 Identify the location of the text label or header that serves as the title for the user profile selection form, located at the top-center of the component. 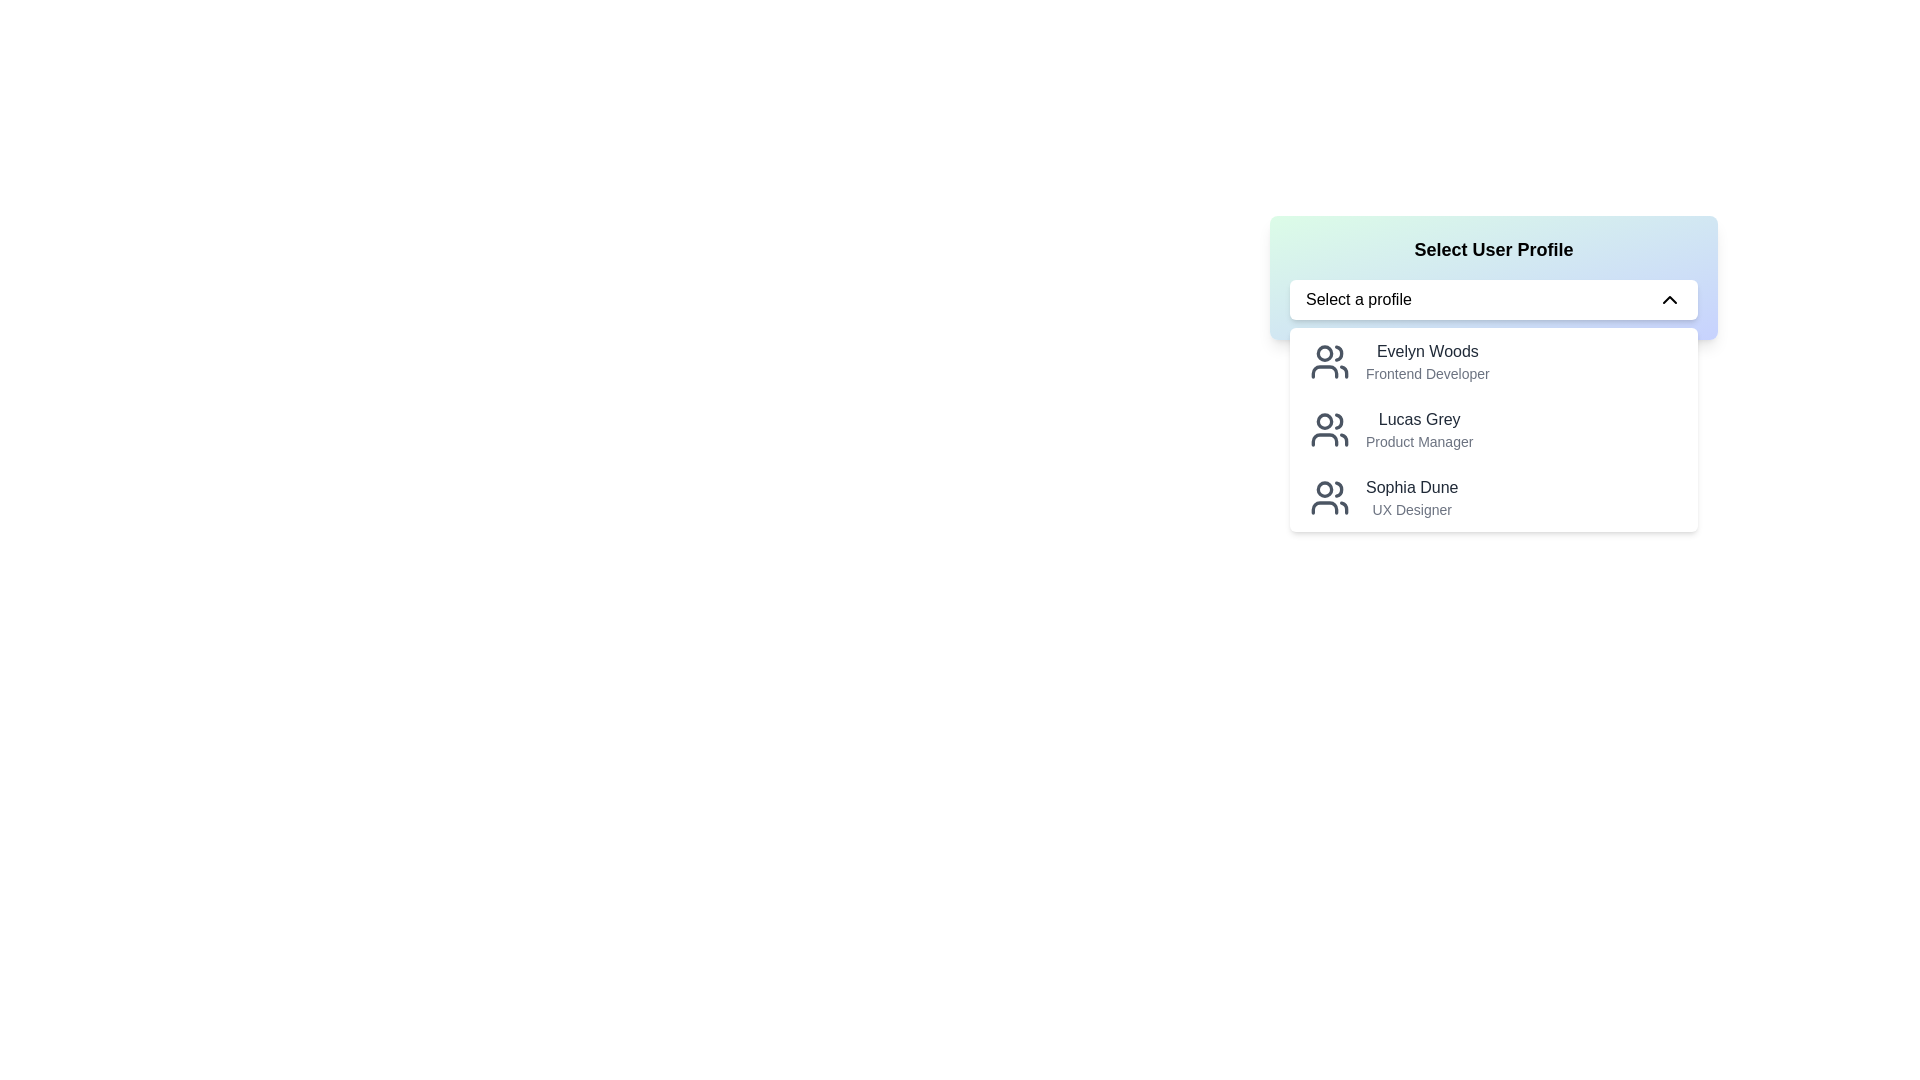
(1493, 249).